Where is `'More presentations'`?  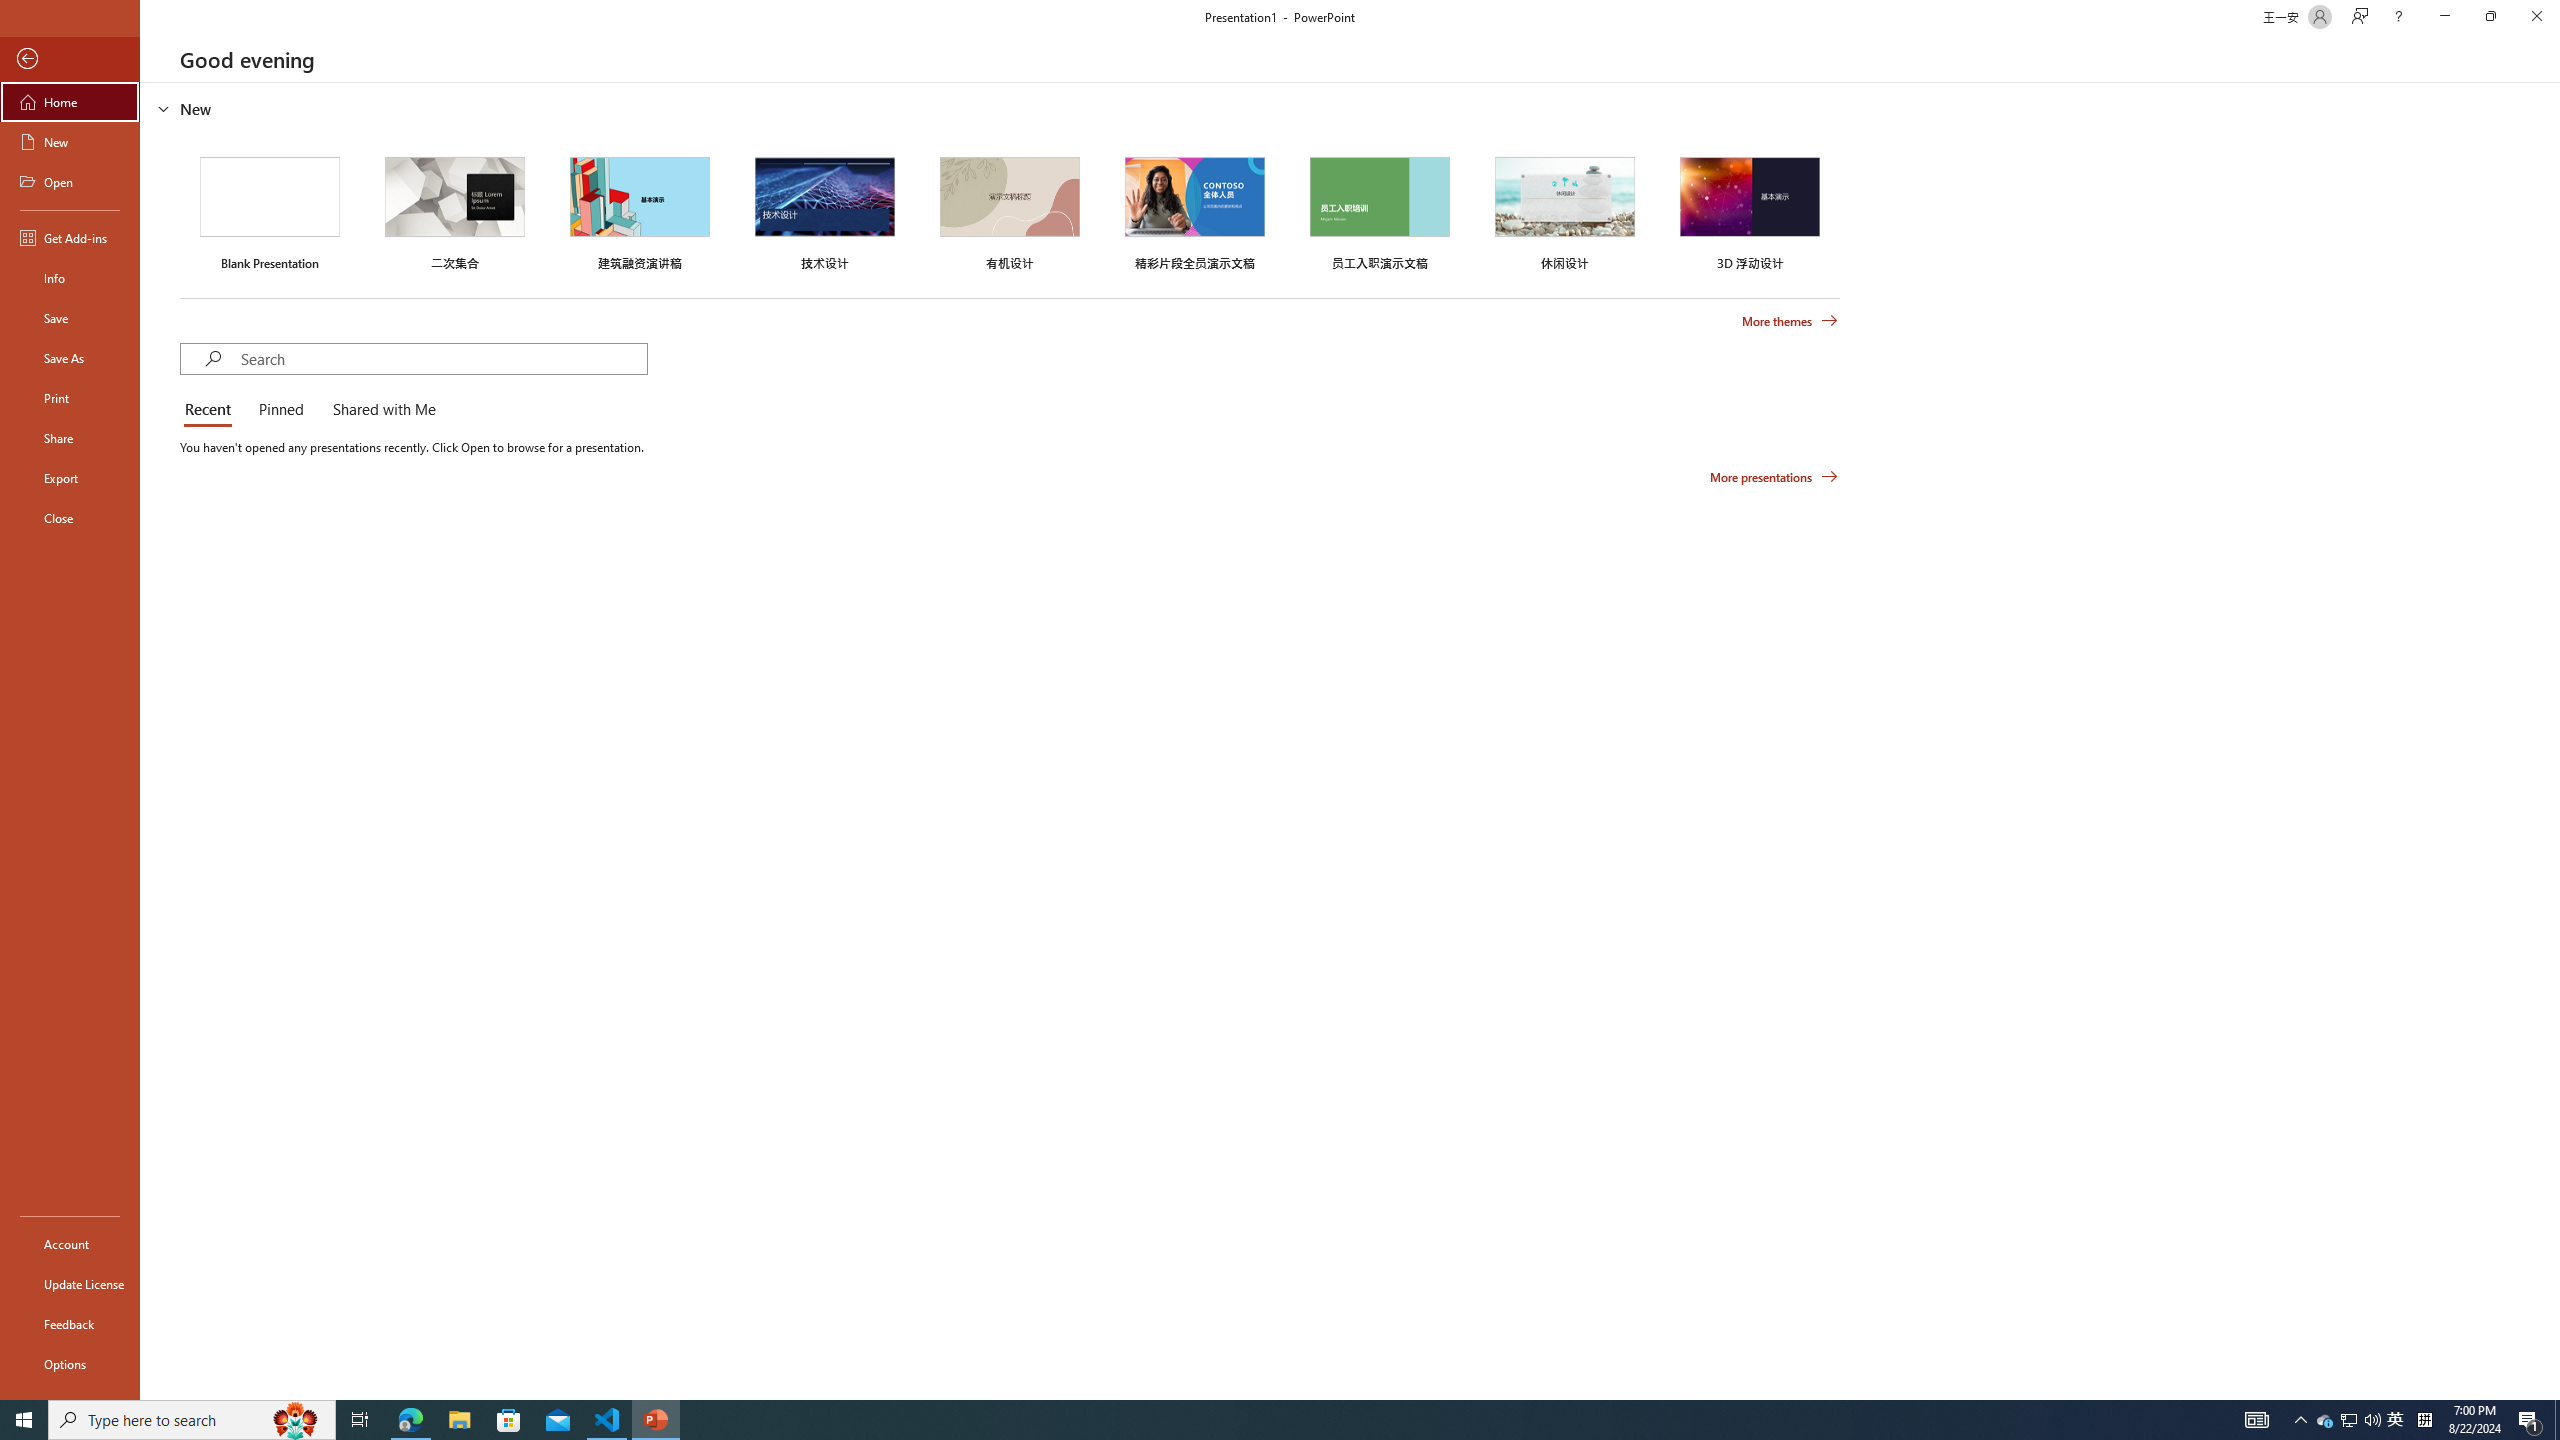
'More presentations' is located at coordinates (1773, 475).